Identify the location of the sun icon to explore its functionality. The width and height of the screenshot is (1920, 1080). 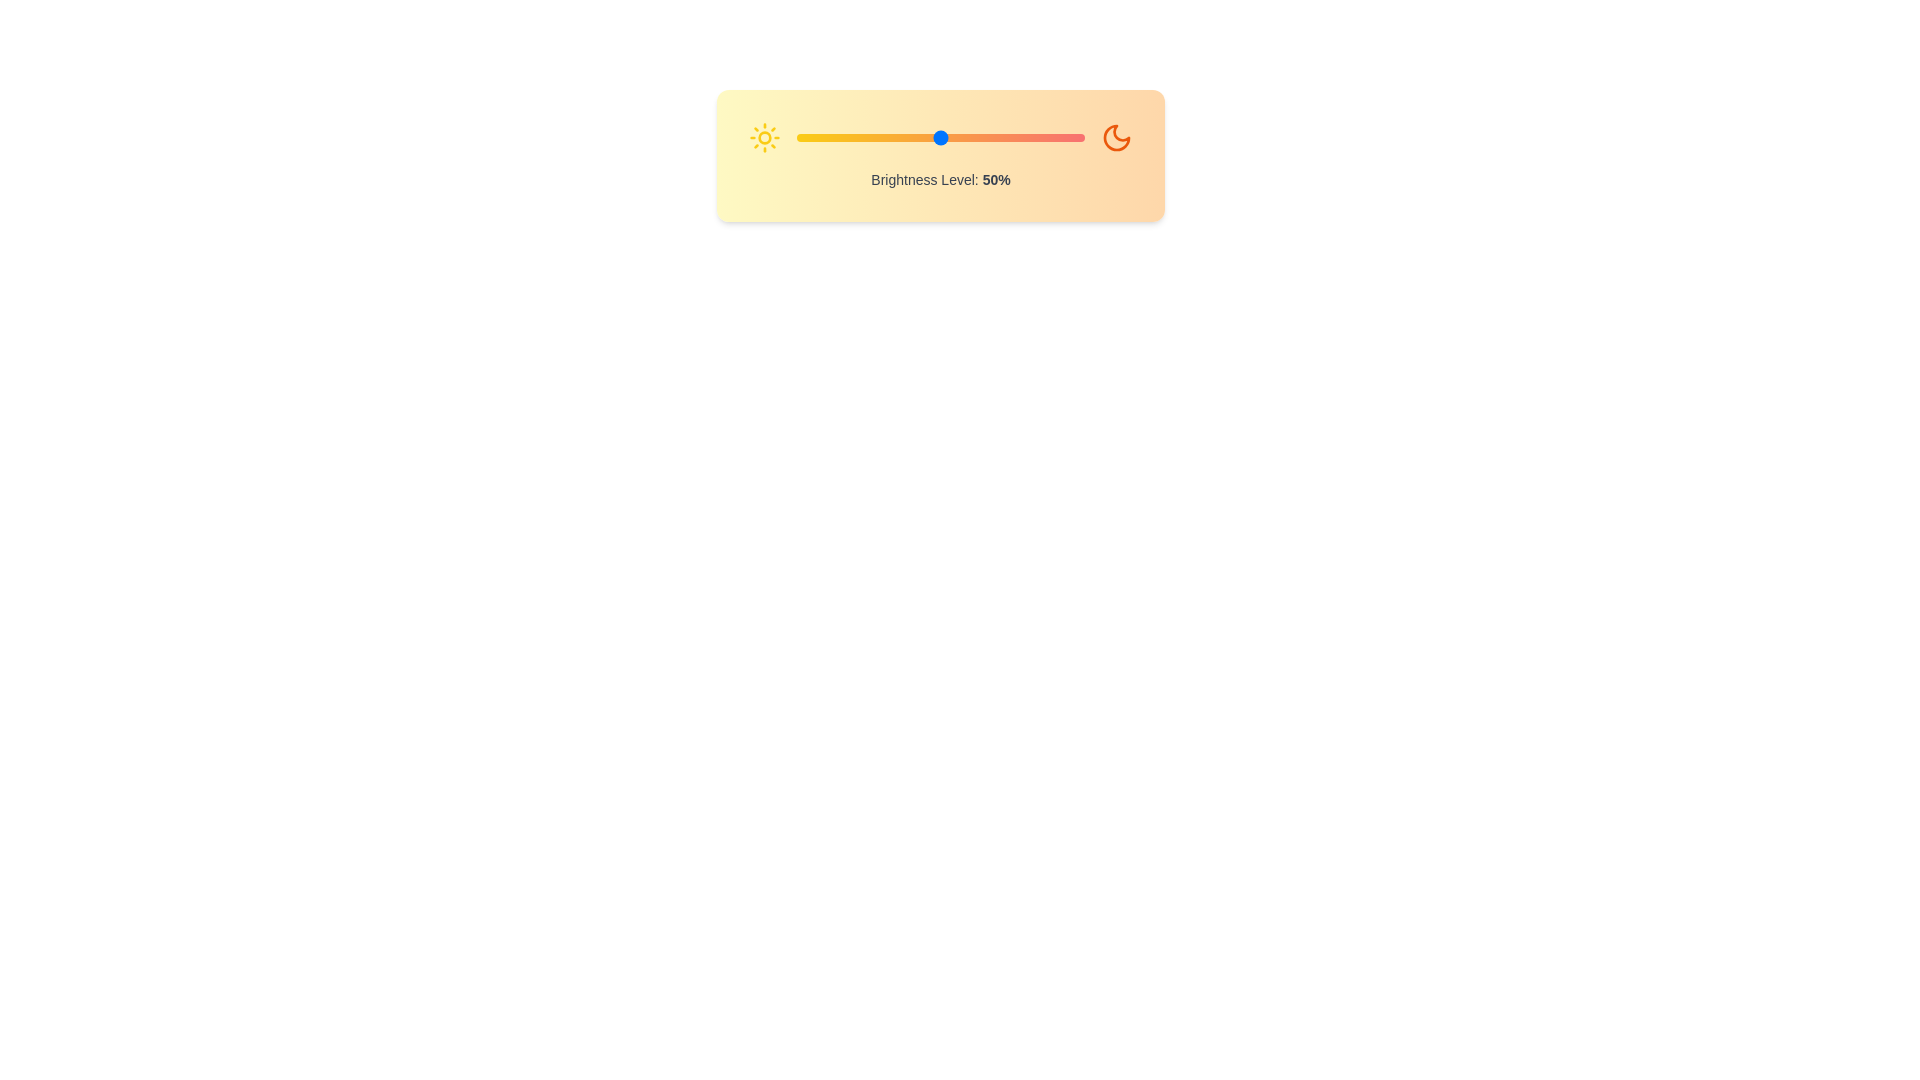
(763, 137).